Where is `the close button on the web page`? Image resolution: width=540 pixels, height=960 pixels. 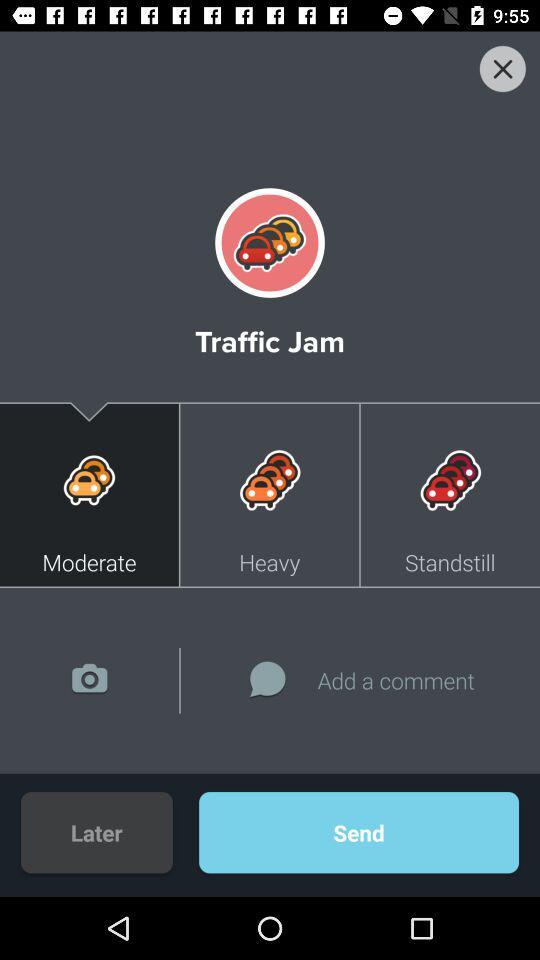 the close button on the web page is located at coordinates (270, 81).